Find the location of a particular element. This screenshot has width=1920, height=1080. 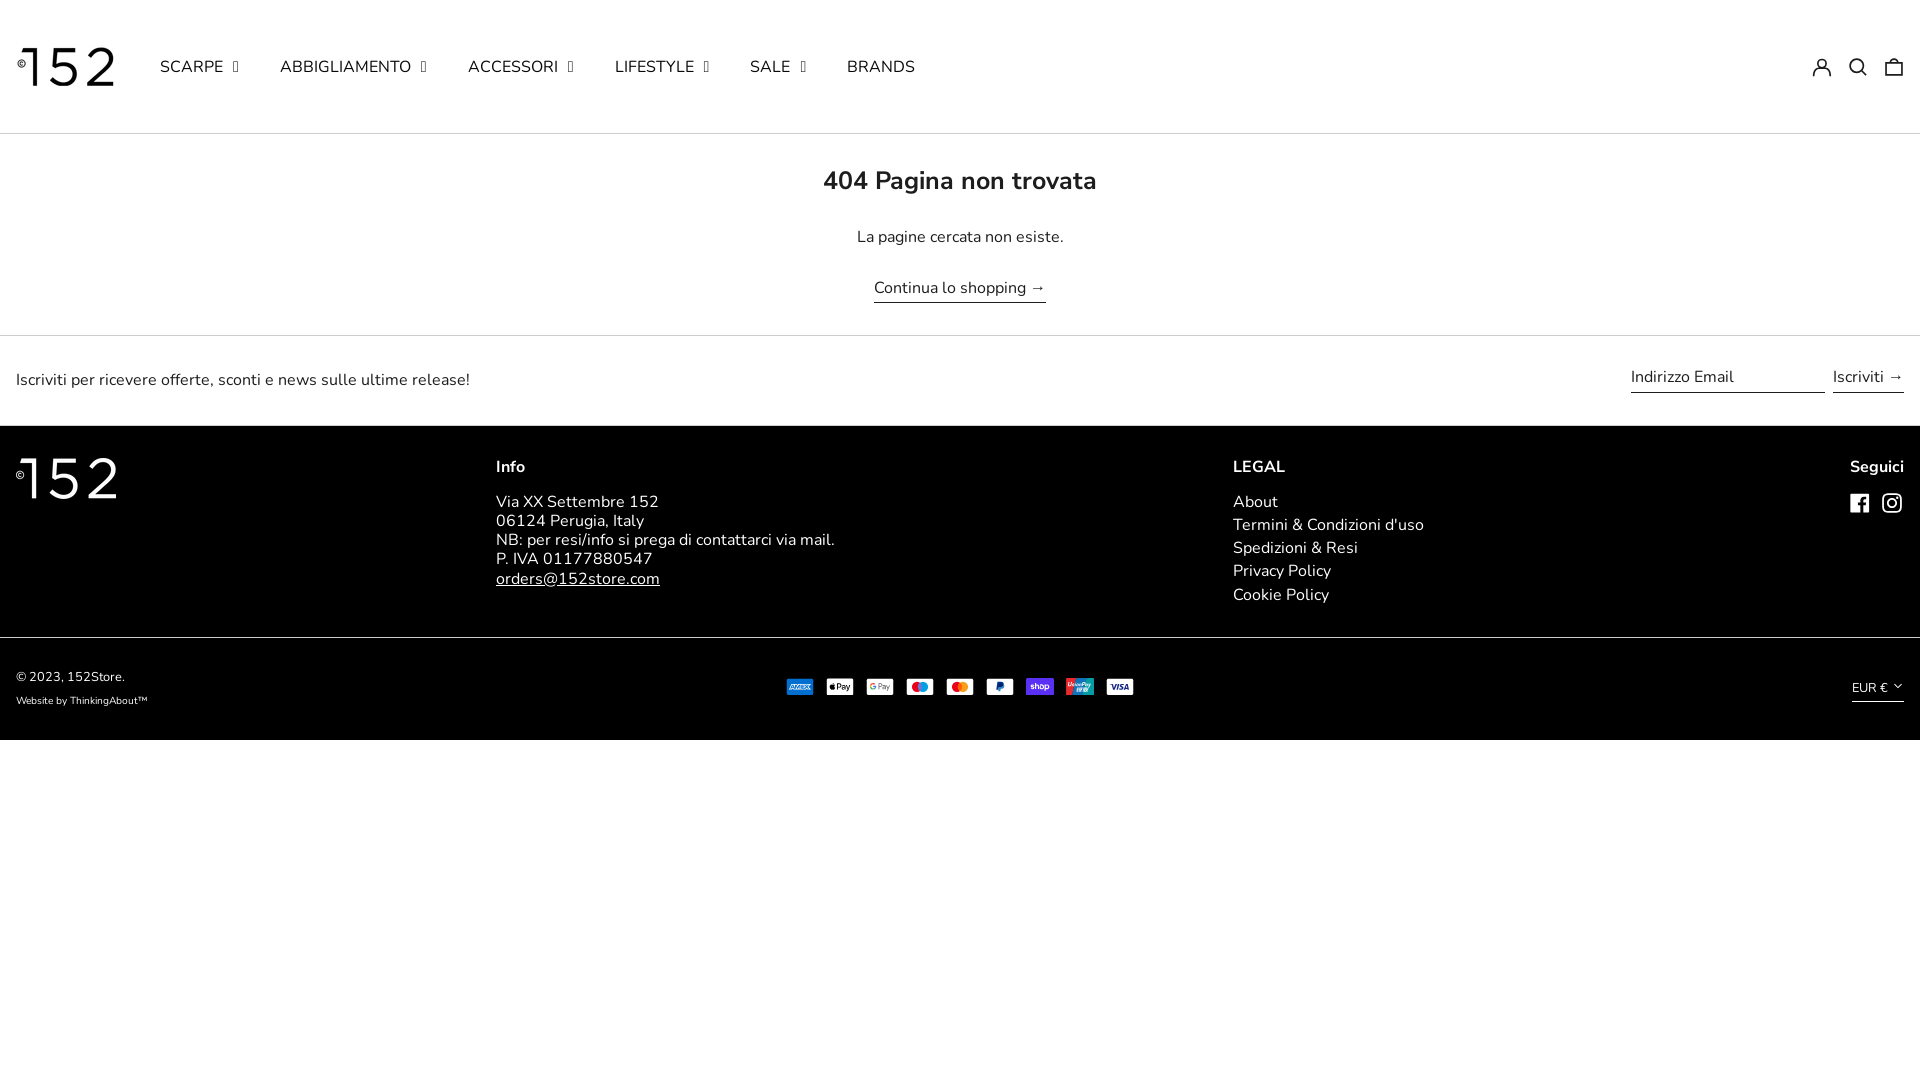

'About' is located at coordinates (1254, 500).